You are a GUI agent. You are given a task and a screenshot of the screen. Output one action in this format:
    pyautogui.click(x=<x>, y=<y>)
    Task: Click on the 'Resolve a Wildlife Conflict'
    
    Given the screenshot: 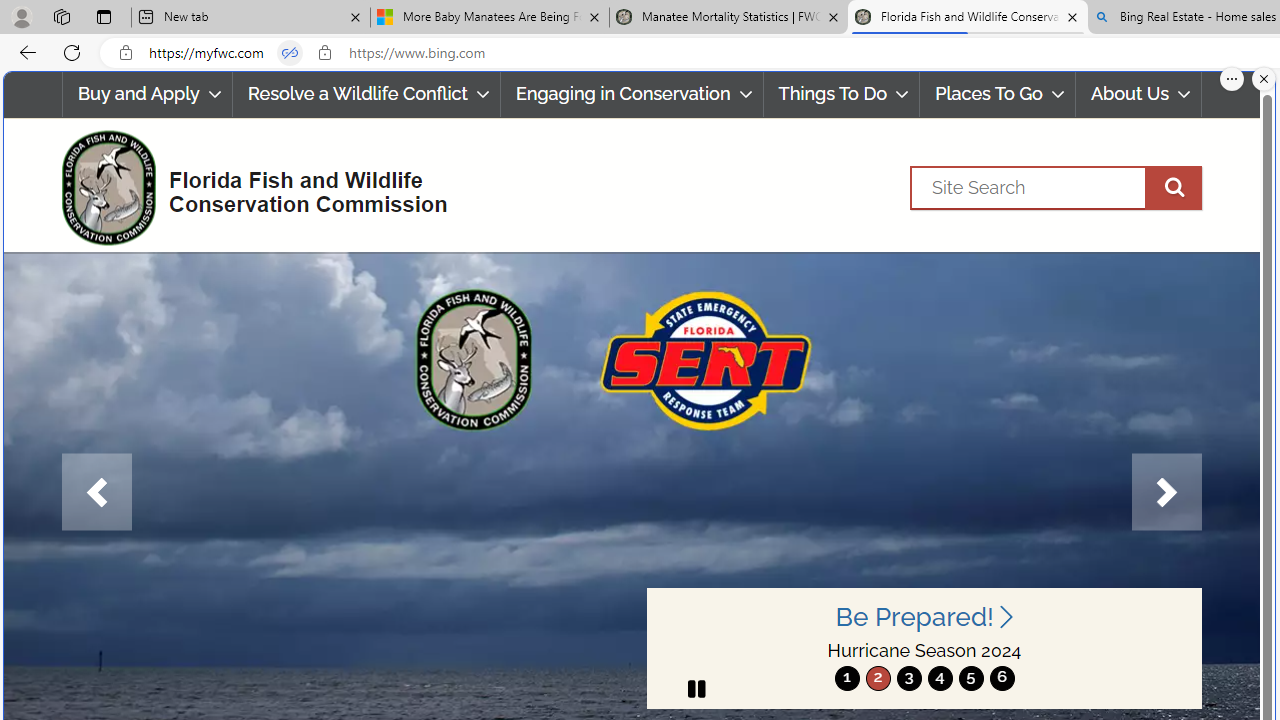 What is the action you would take?
    pyautogui.click(x=366, y=94)
    